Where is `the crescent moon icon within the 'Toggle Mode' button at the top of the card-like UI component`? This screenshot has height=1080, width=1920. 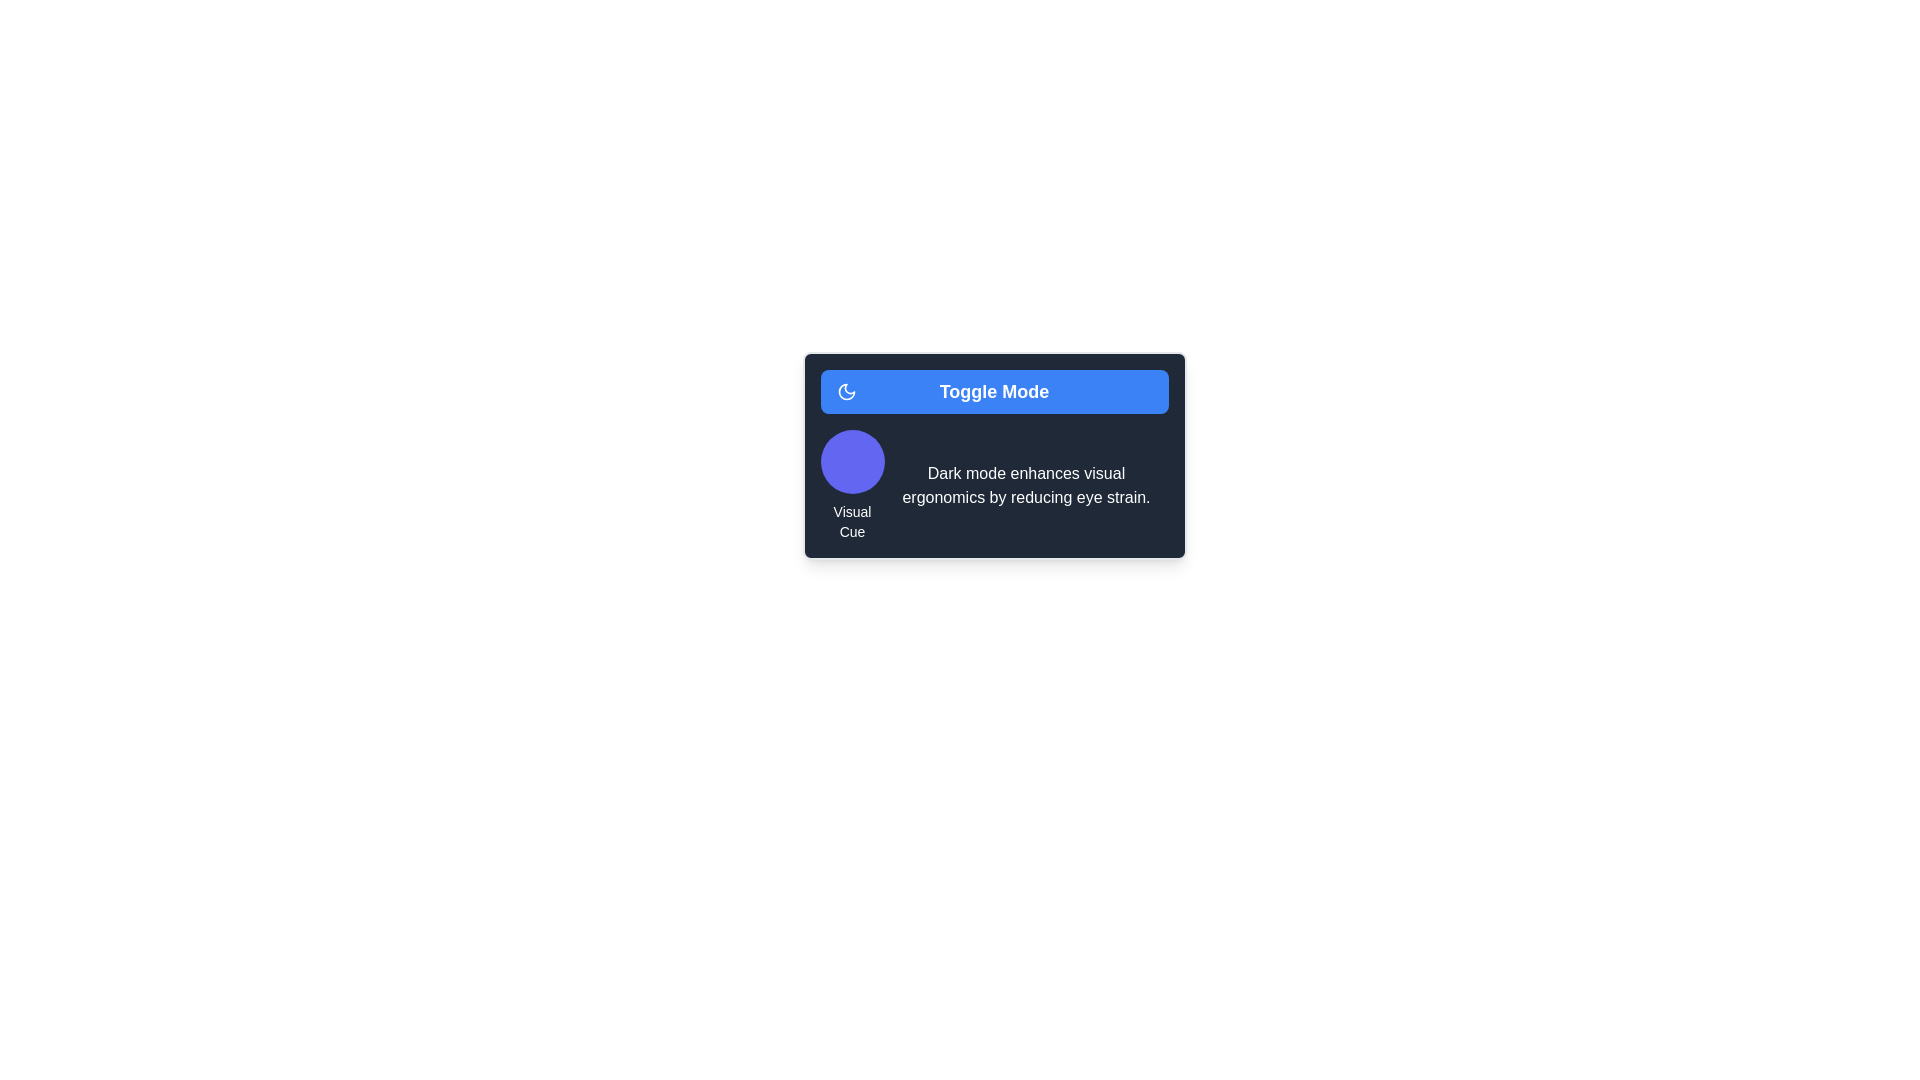 the crescent moon icon within the 'Toggle Mode' button at the top of the card-like UI component is located at coordinates (846, 392).